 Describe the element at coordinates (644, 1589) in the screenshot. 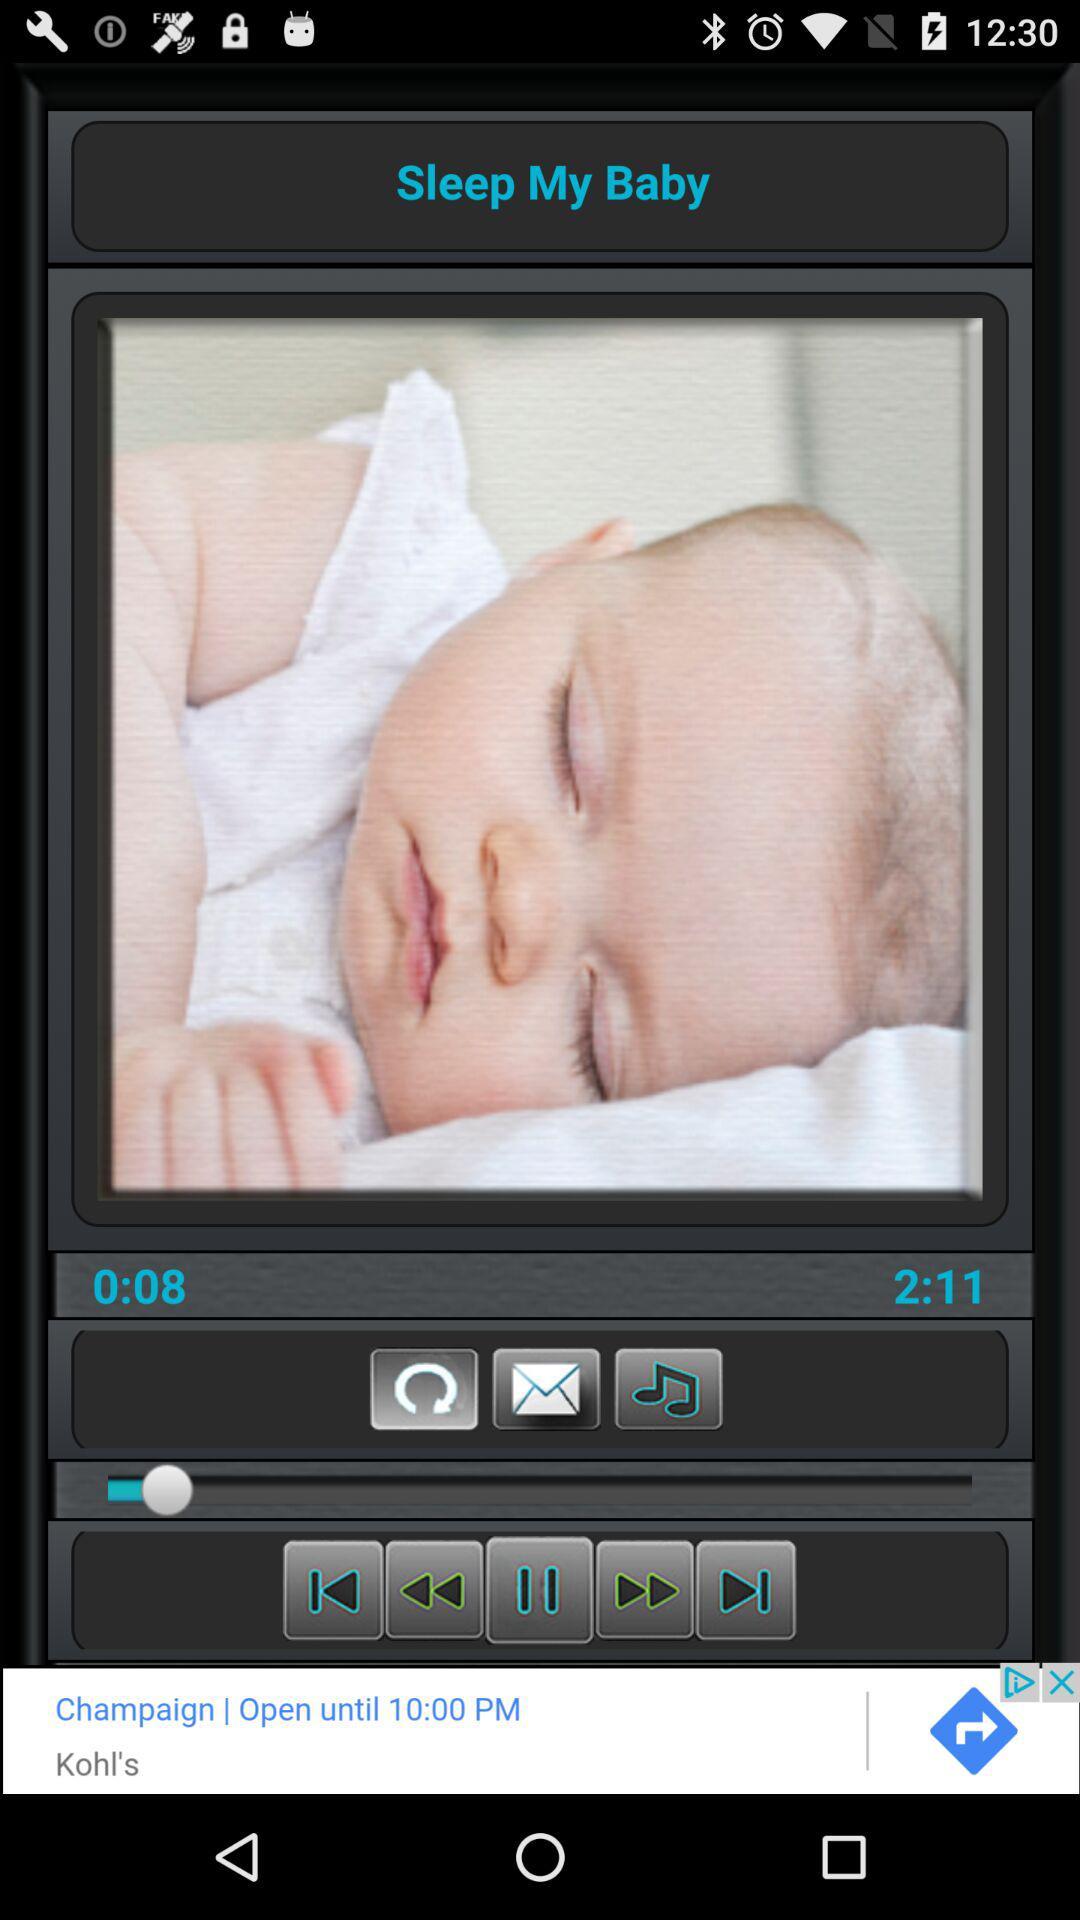

I see `skip` at that location.